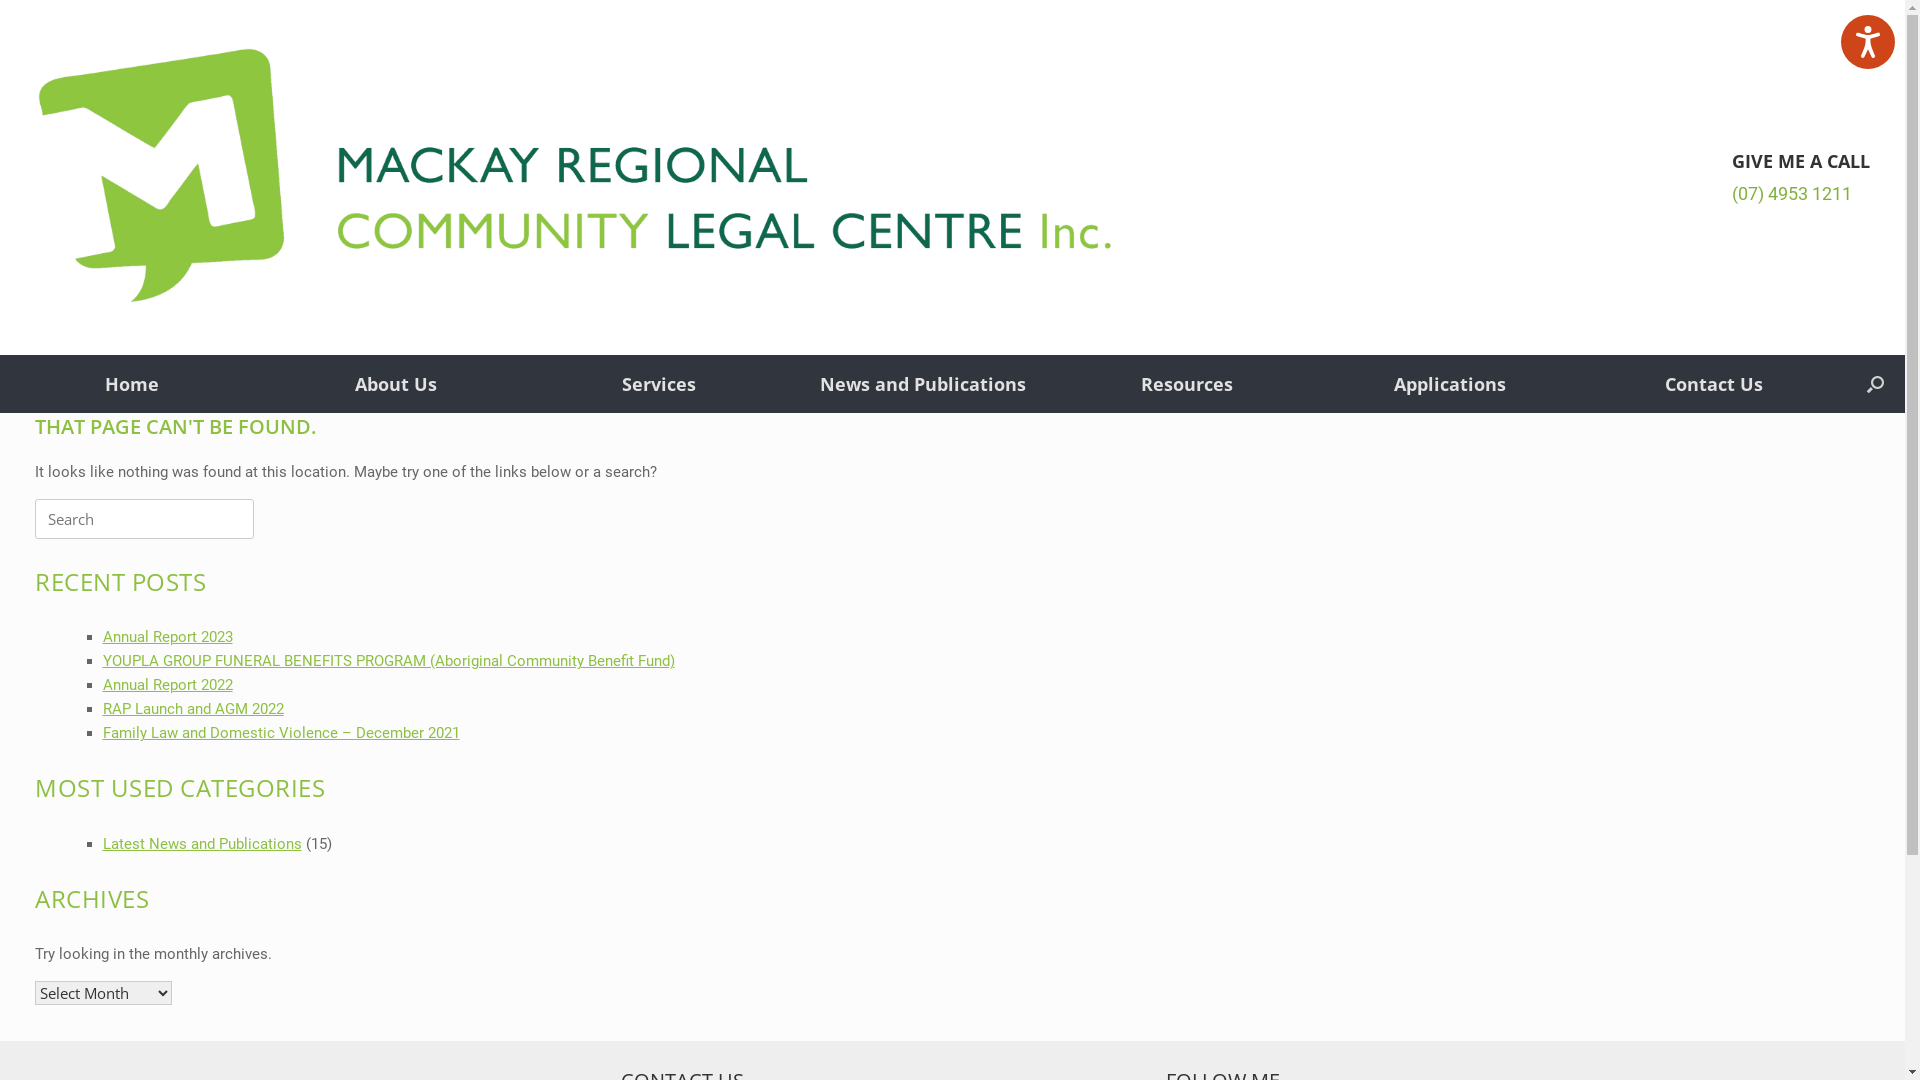 This screenshot has height=1080, width=1920. What do you see at coordinates (167, 636) in the screenshot?
I see `'Annual Report 2023'` at bounding box center [167, 636].